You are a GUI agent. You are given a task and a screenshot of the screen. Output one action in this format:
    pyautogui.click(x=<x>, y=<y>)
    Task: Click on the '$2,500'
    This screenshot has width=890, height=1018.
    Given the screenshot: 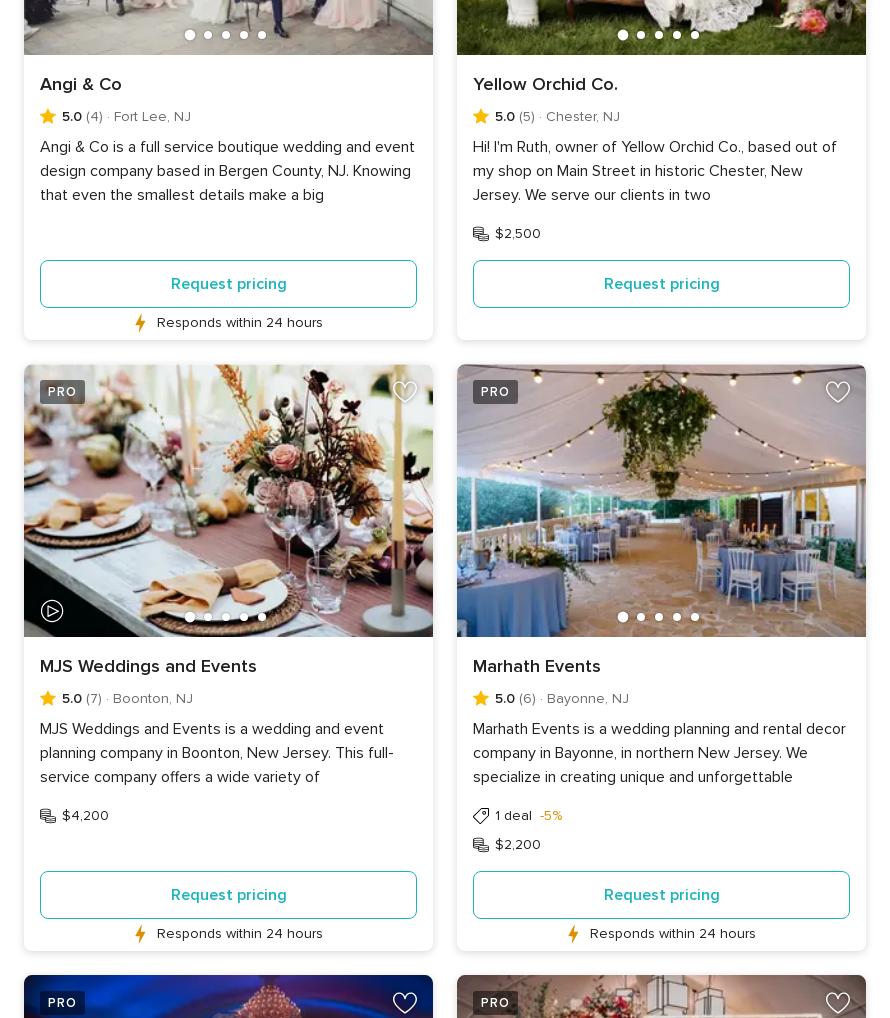 What is the action you would take?
    pyautogui.click(x=517, y=232)
    